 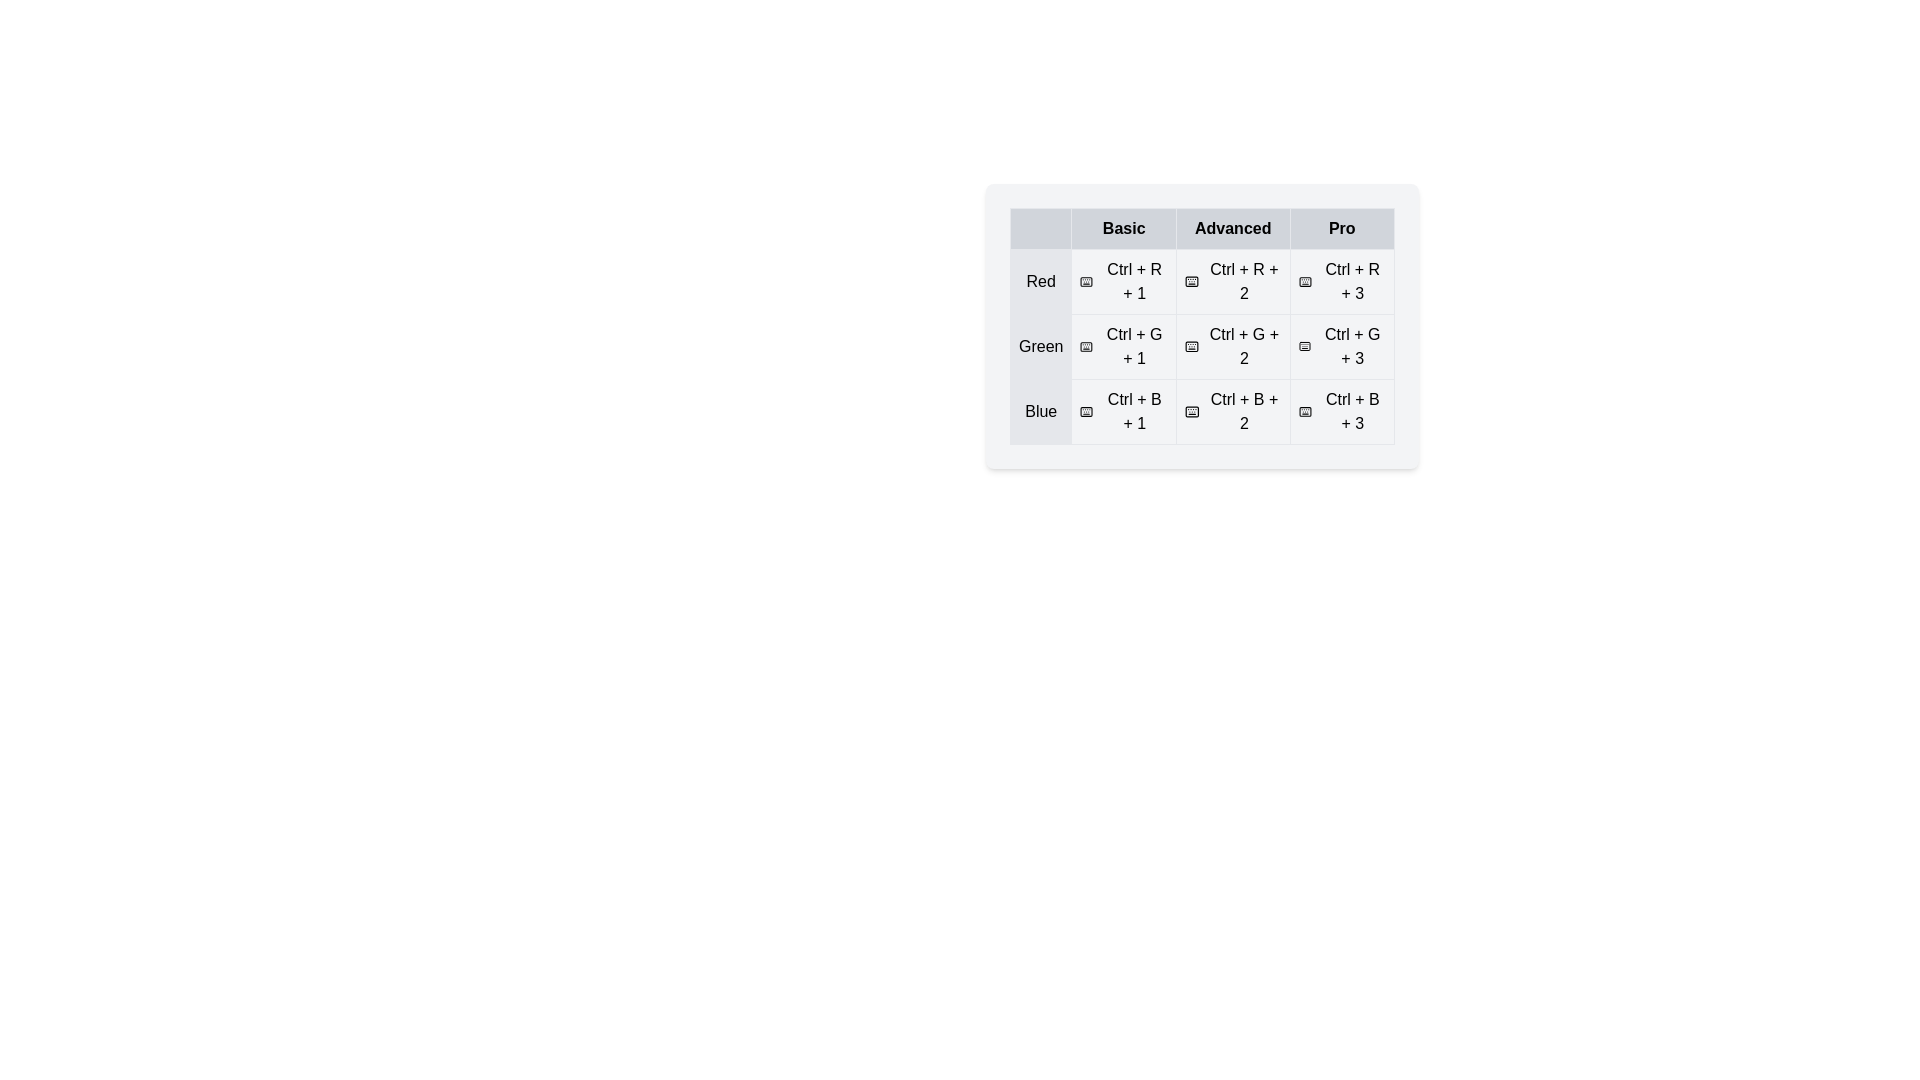 I want to click on the keyboard icon located in the second row and second column under the 'Advanced' heading, beside the label 'Red', so click(x=1192, y=281).